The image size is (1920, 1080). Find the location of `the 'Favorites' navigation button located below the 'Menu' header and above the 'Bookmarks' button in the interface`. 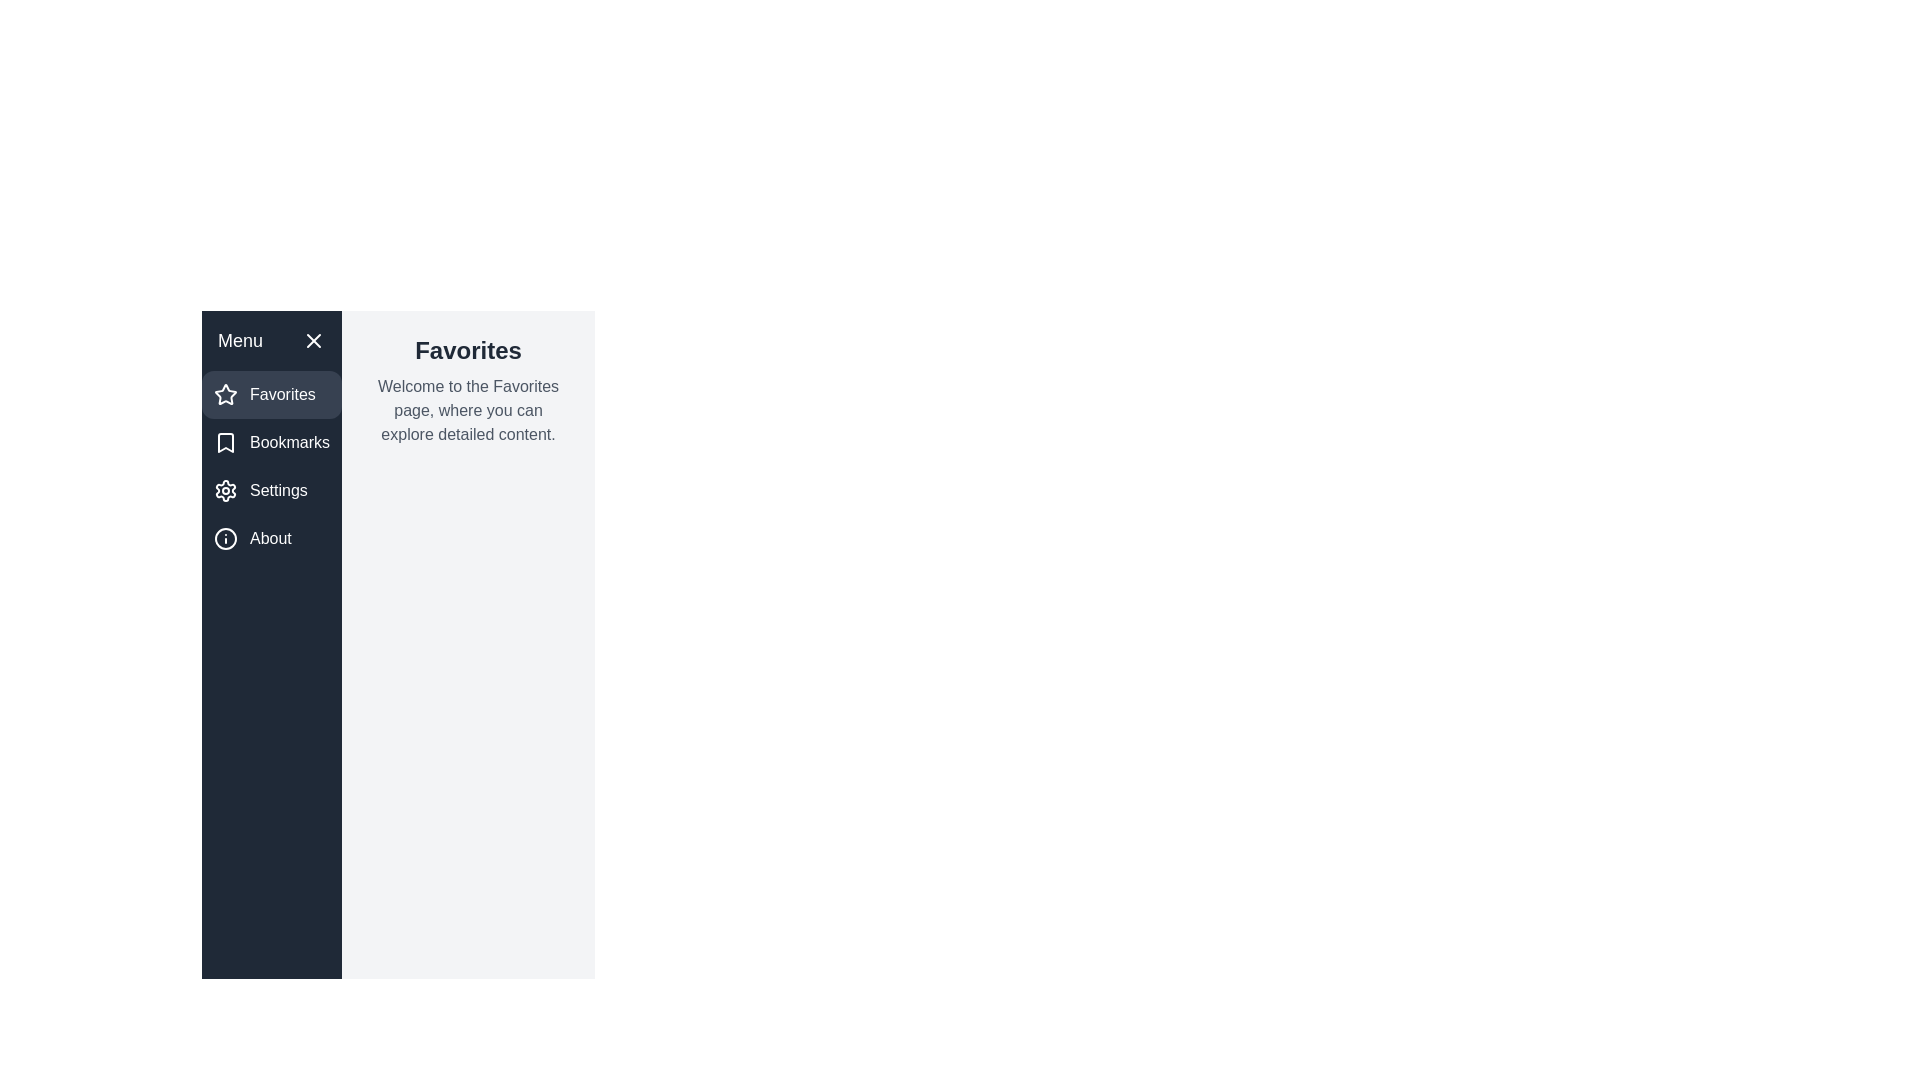

the 'Favorites' navigation button located below the 'Menu' header and above the 'Bookmarks' button in the interface is located at coordinates (271, 394).